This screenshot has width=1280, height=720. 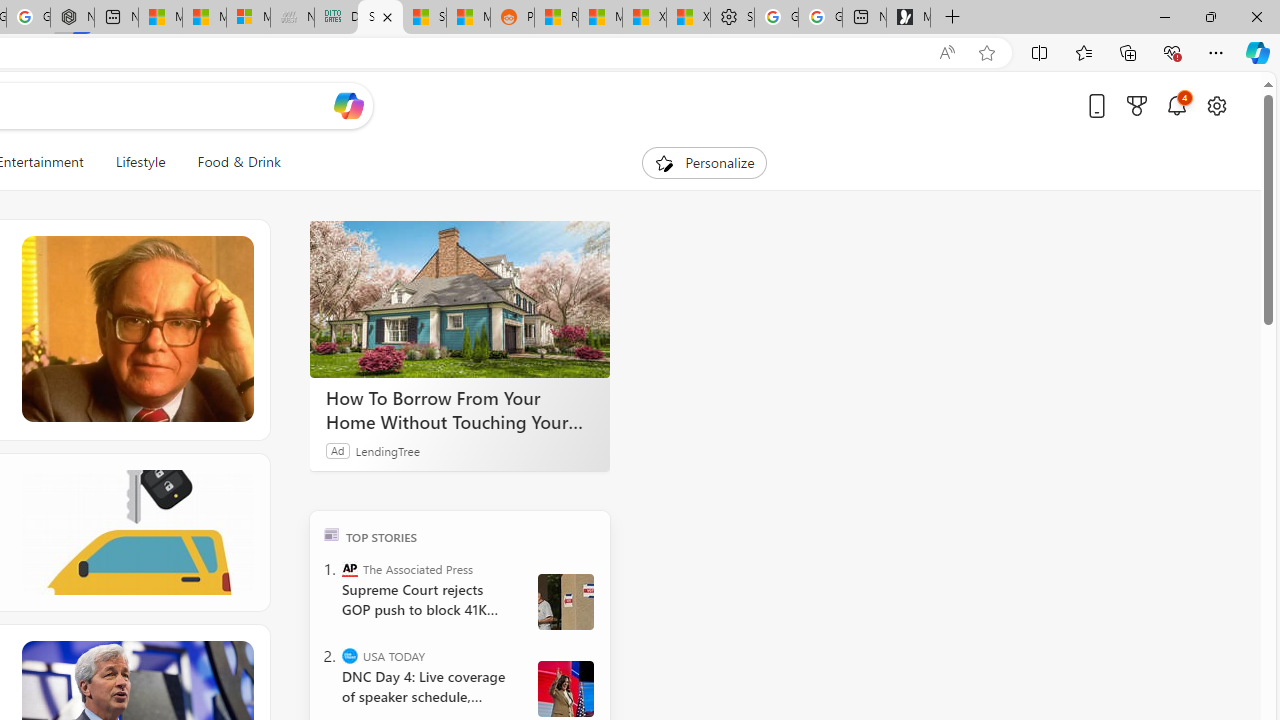 What do you see at coordinates (350, 655) in the screenshot?
I see `'USA TODAY'` at bounding box center [350, 655].